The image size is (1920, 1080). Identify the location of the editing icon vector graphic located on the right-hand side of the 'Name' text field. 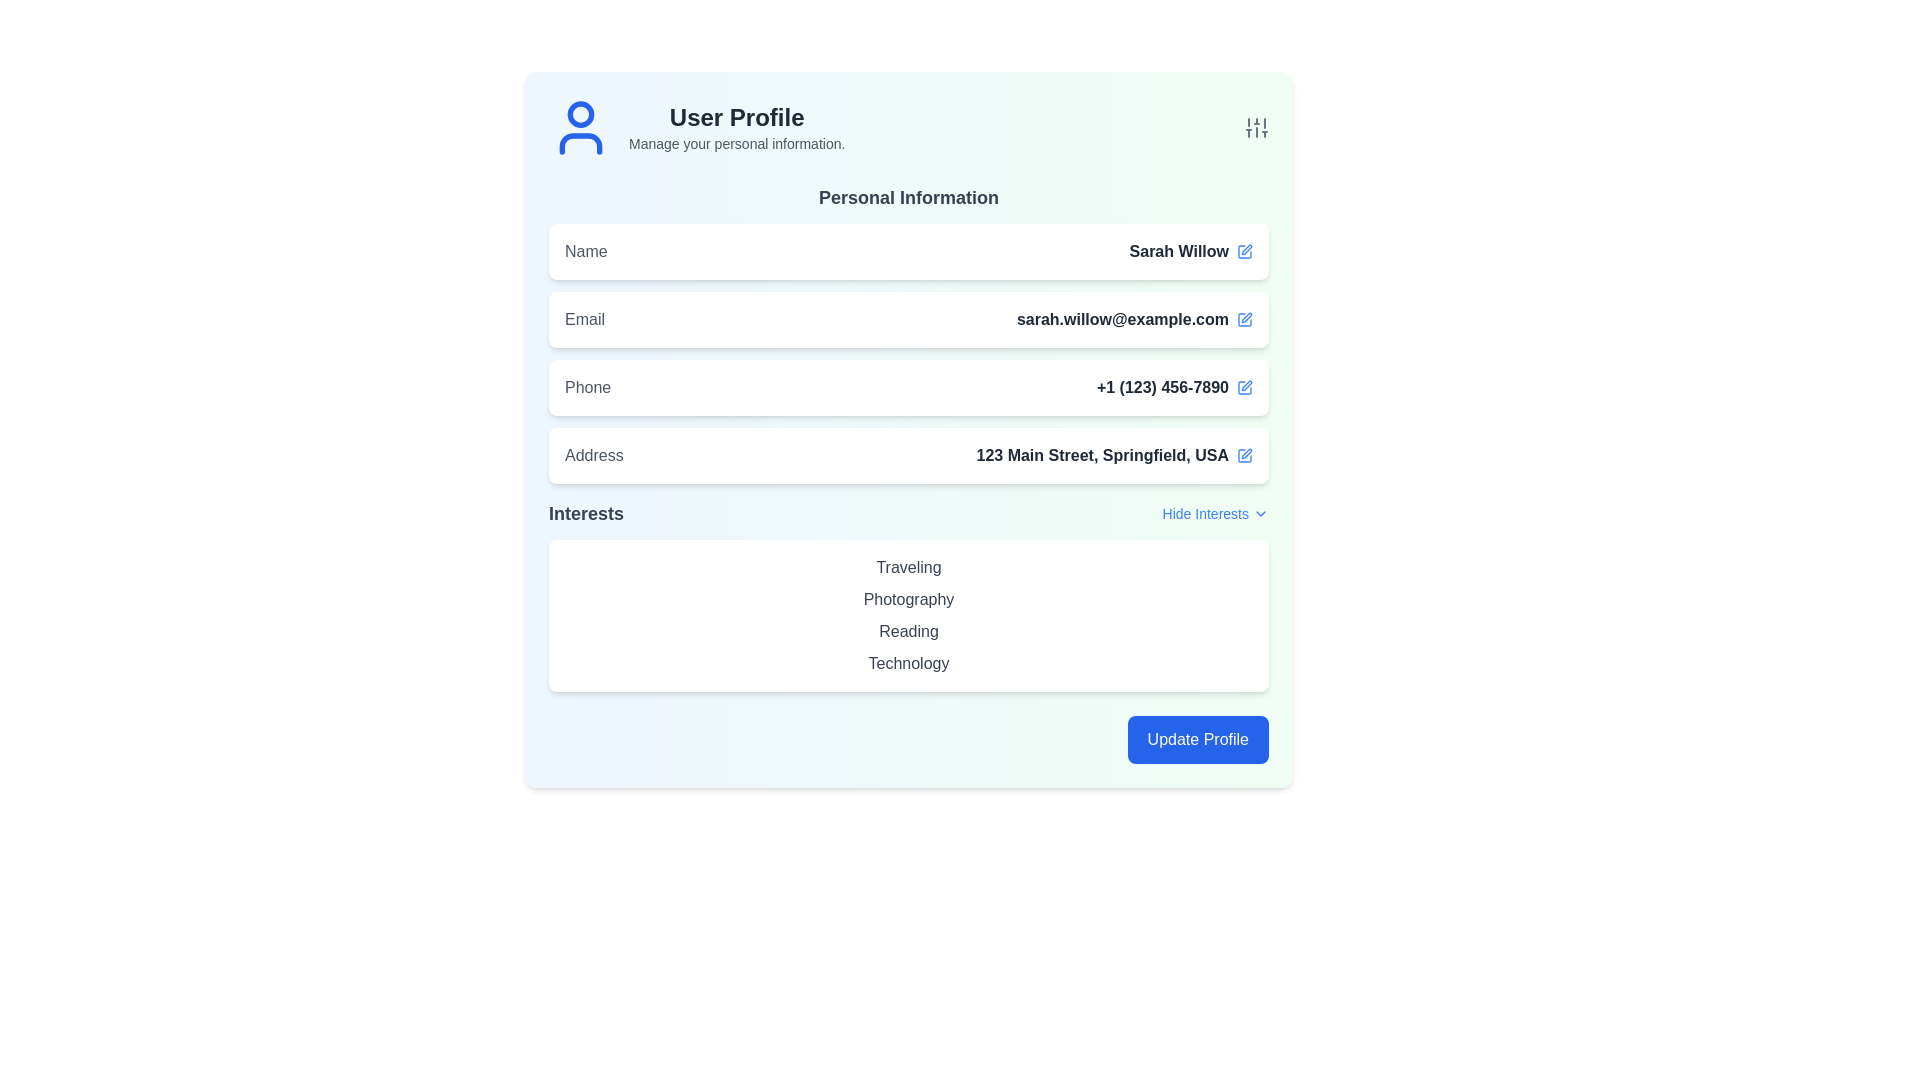
(1246, 249).